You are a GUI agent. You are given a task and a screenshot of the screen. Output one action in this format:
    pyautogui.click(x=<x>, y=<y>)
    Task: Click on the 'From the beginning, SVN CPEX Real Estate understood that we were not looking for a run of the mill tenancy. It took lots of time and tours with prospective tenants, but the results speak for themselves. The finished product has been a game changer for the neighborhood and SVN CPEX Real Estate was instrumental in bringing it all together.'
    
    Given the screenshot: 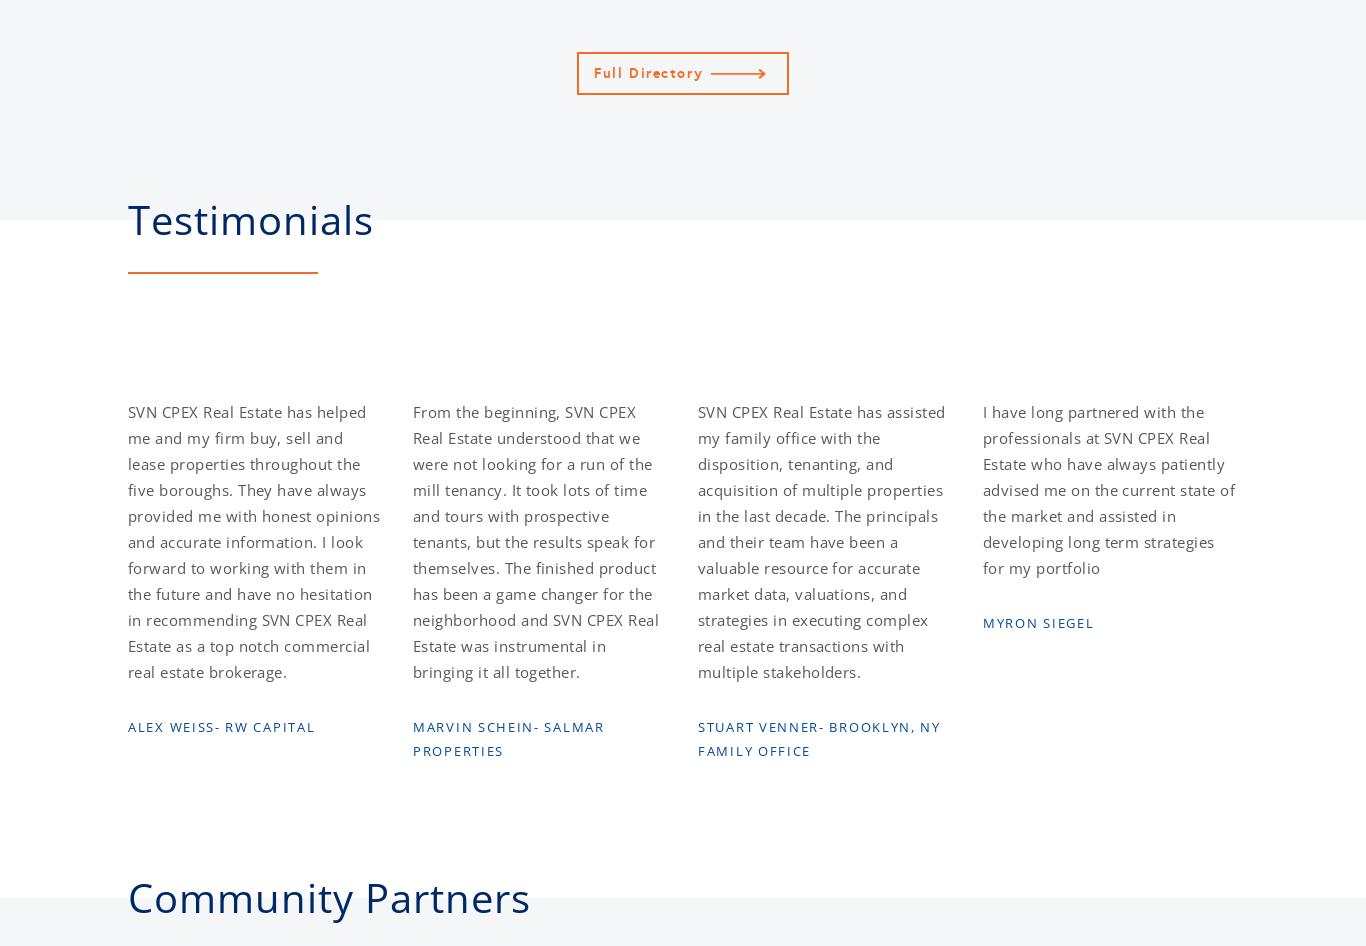 What is the action you would take?
    pyautogui.click(x=536, y=541)
    